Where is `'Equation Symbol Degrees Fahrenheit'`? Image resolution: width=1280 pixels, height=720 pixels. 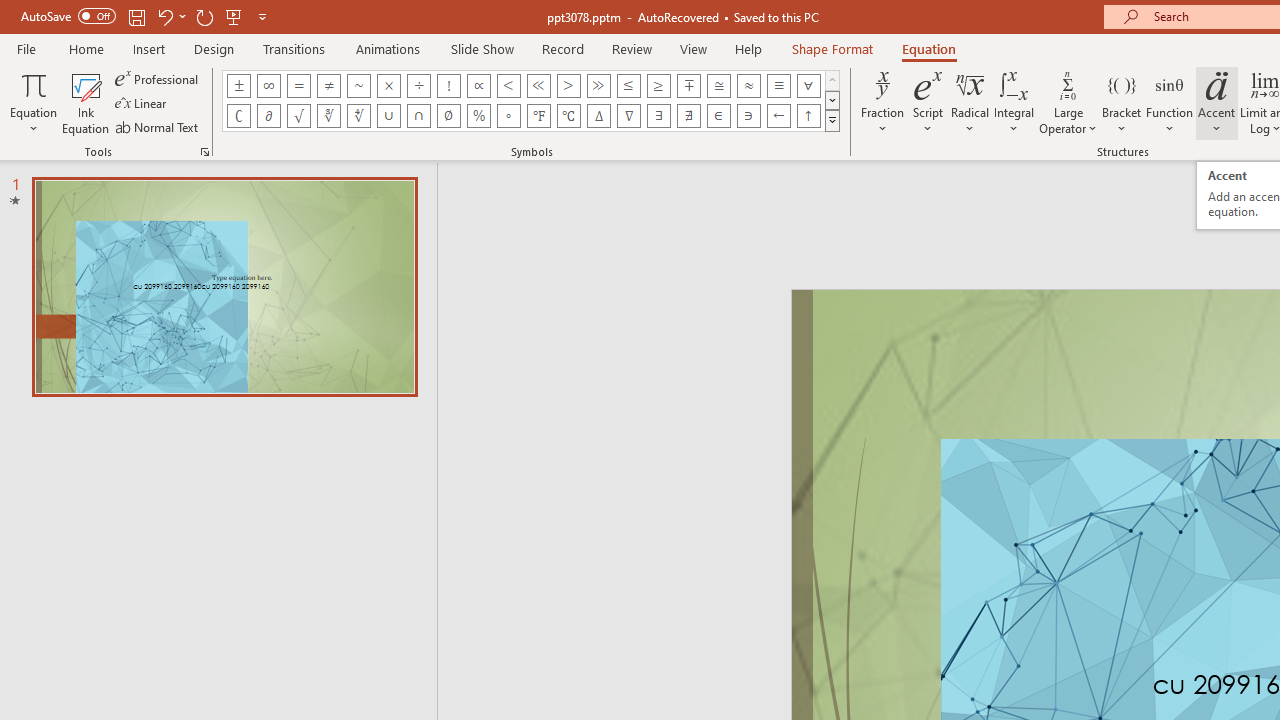 'Equation Symbol Degrees Fahrenheit' is located at coordinates (538, 115).